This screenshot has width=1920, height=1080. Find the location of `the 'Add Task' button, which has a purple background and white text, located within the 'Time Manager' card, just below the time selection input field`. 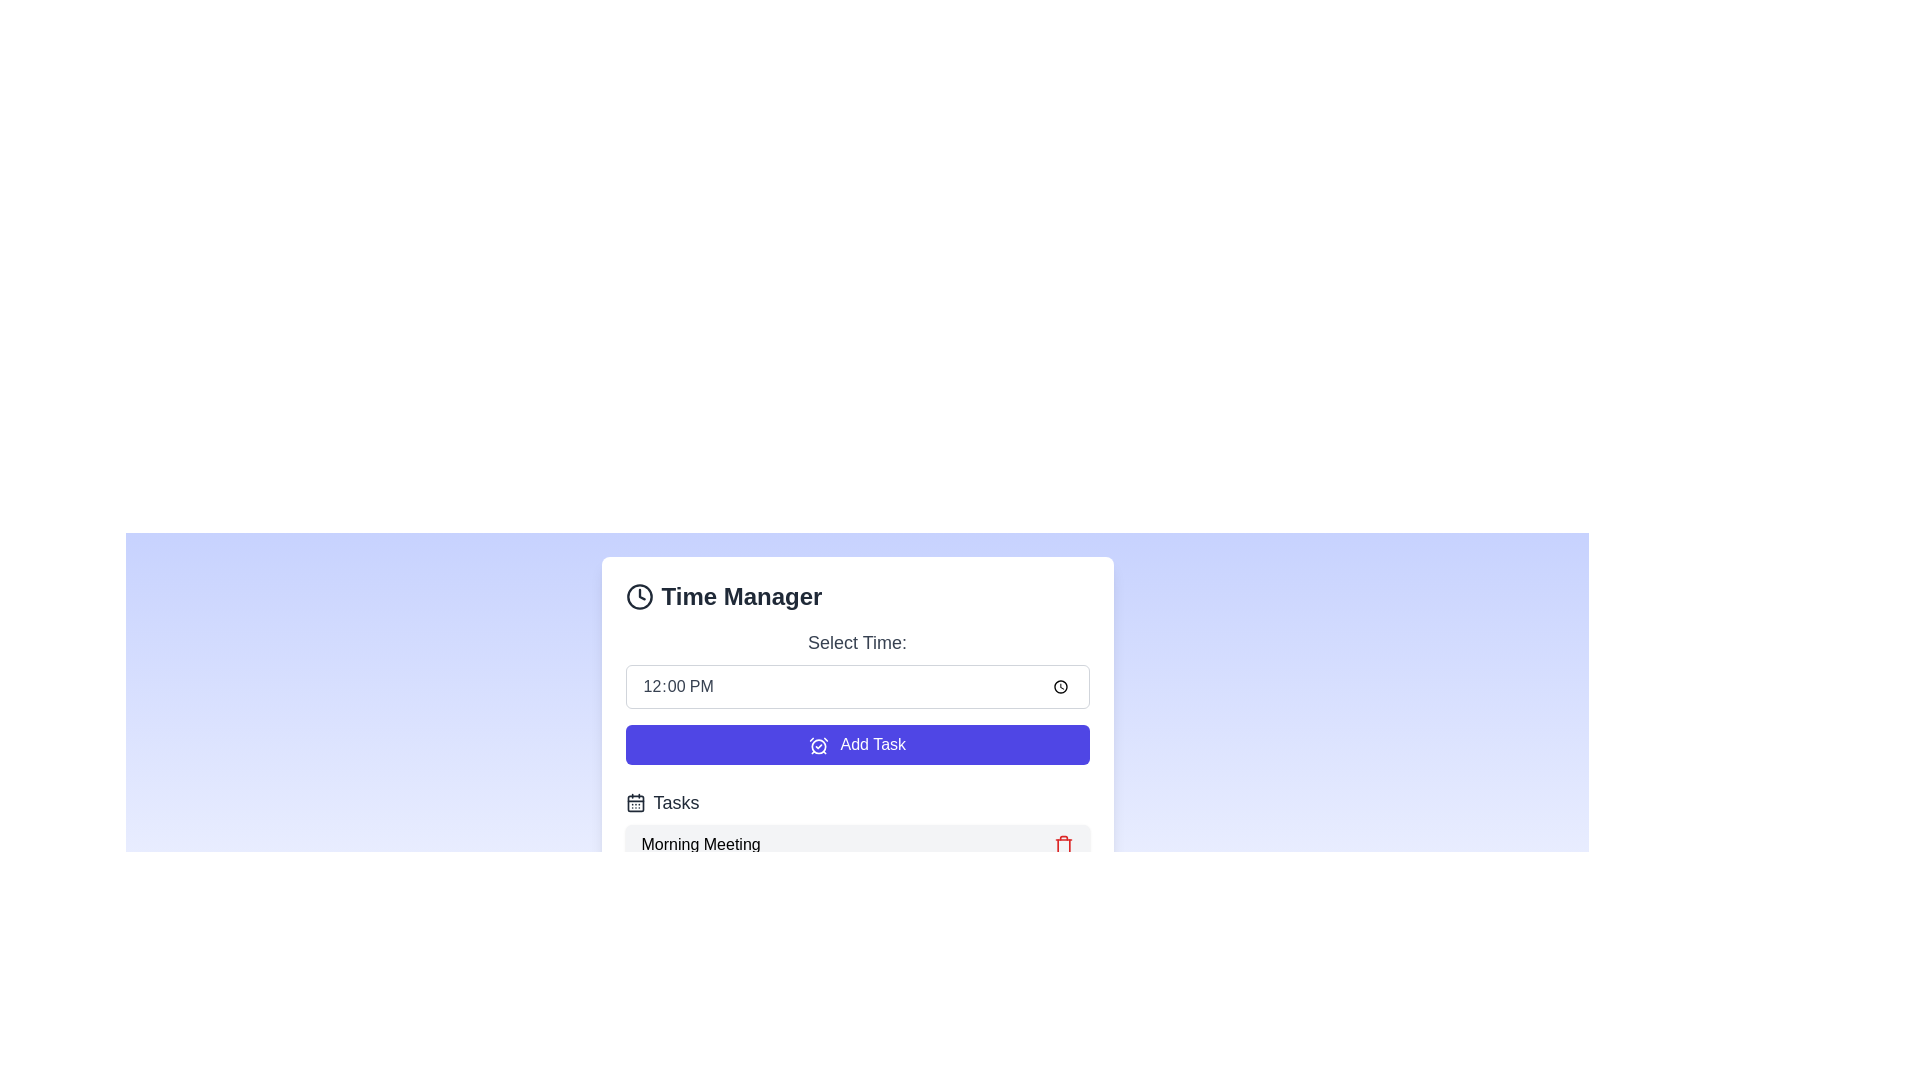

the 'Add Task' button, which has a purple background and white text, located within the 'Time Manager' card, just below the time selection input field is located at coordinates (857, 744).